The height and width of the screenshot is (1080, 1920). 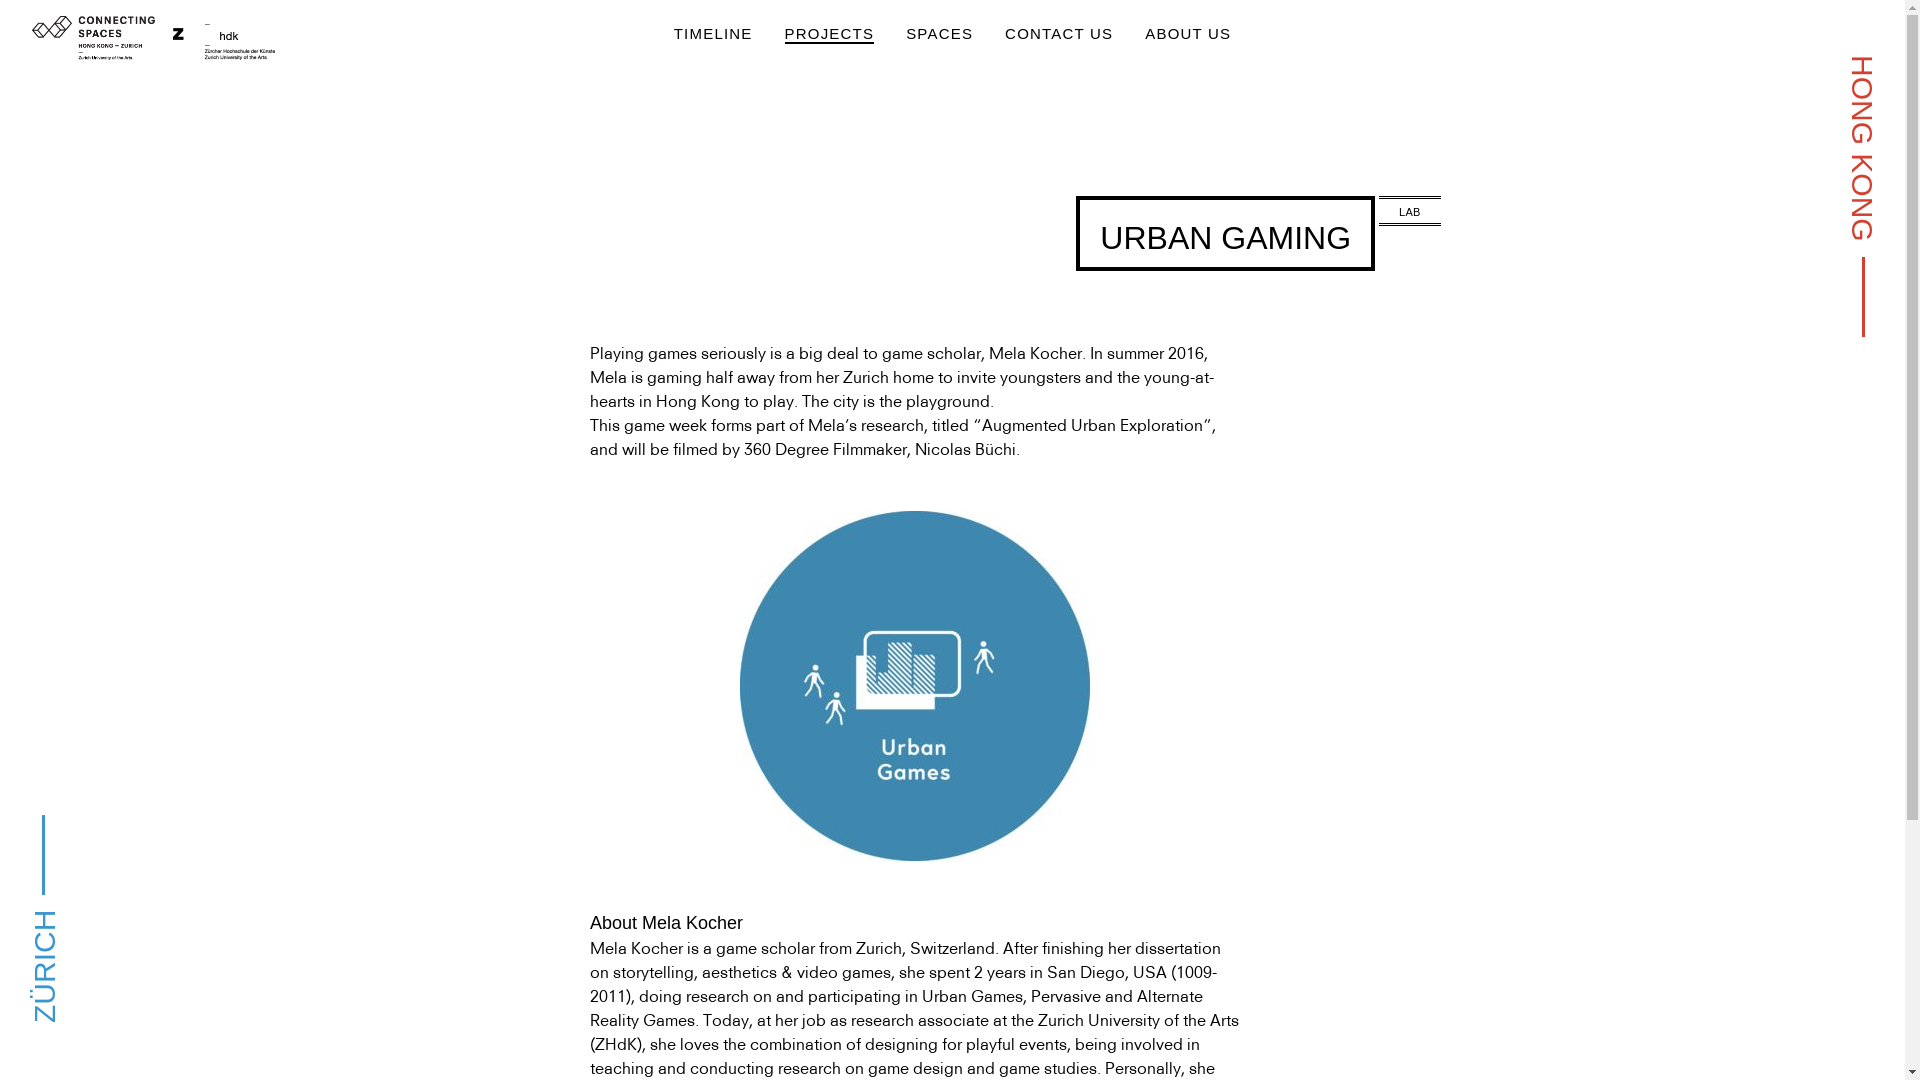 What do you see at coordinates (1408, 211) in the screenshot?
I see `'LAB'` at bounding box center [1408, 211].